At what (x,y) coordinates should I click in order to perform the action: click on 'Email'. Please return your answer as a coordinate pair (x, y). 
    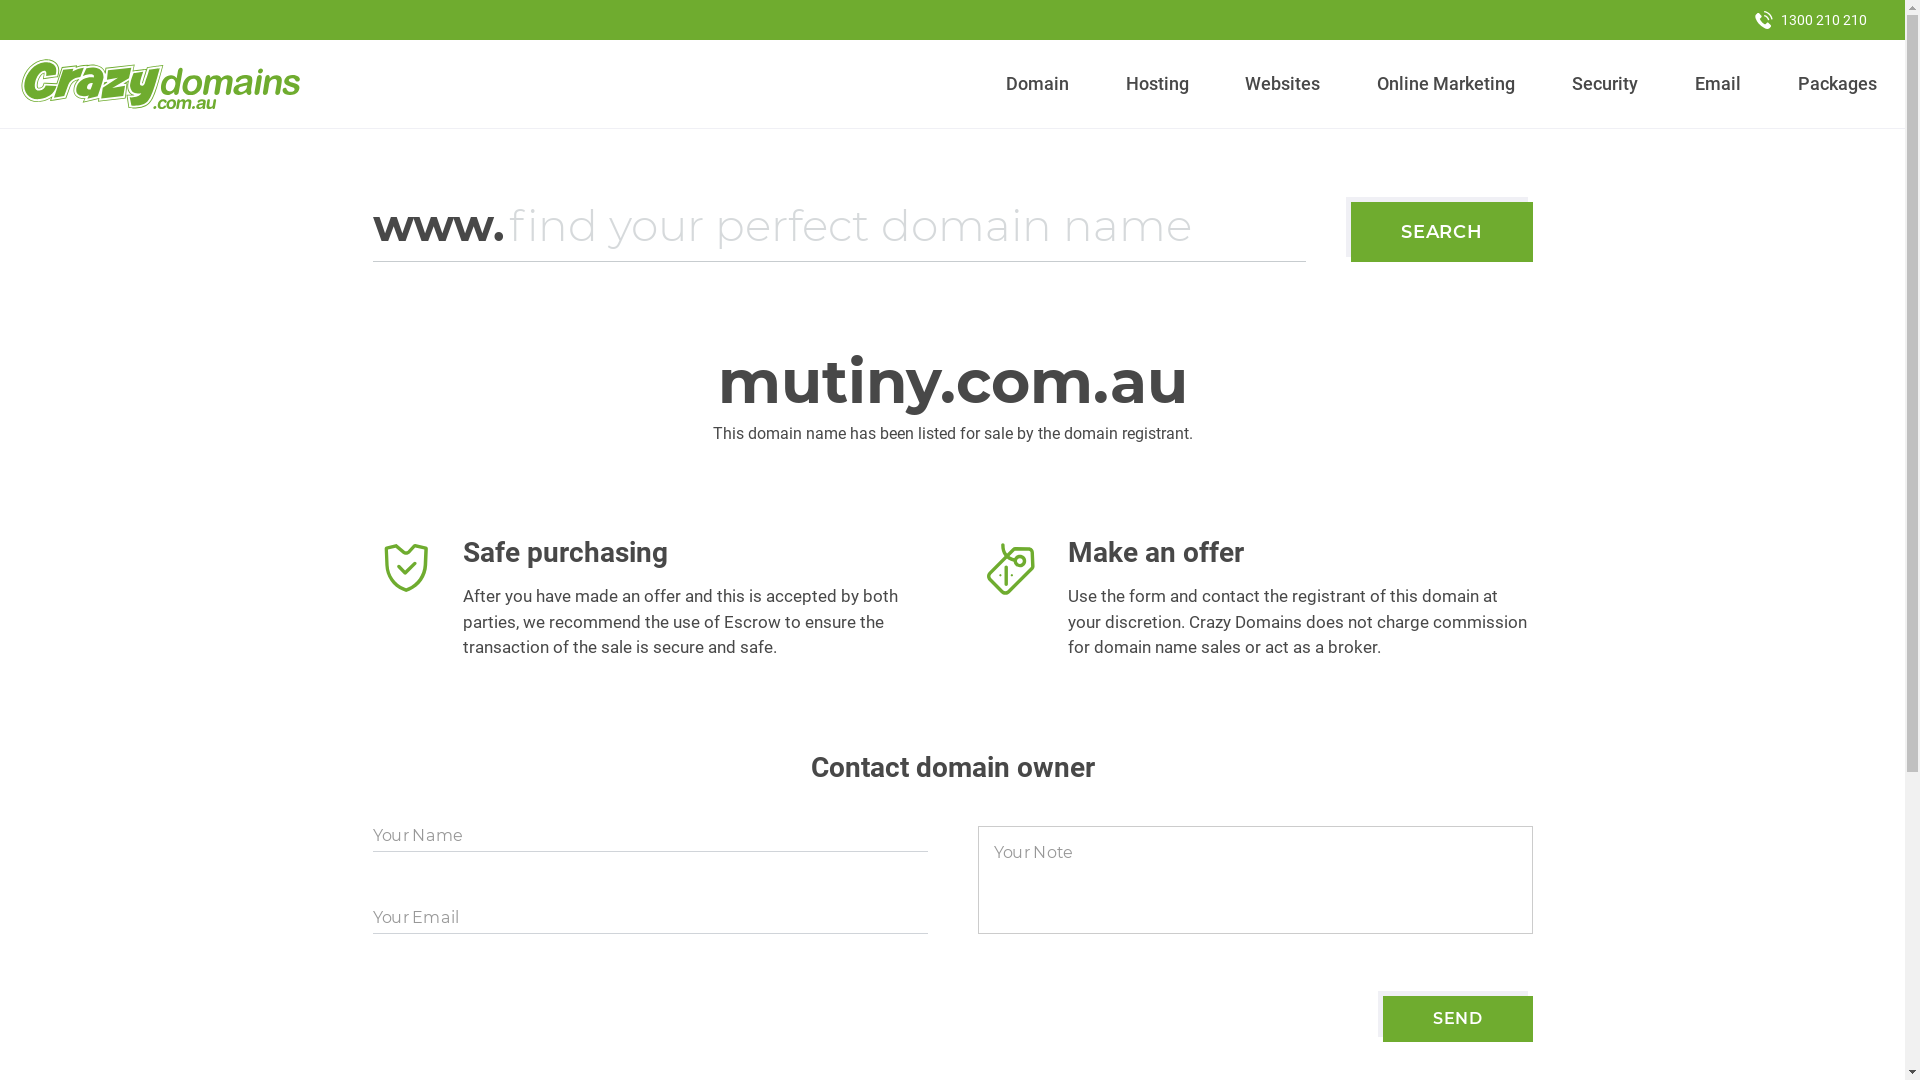
    Looking at the image, I should click on (1716, 83).